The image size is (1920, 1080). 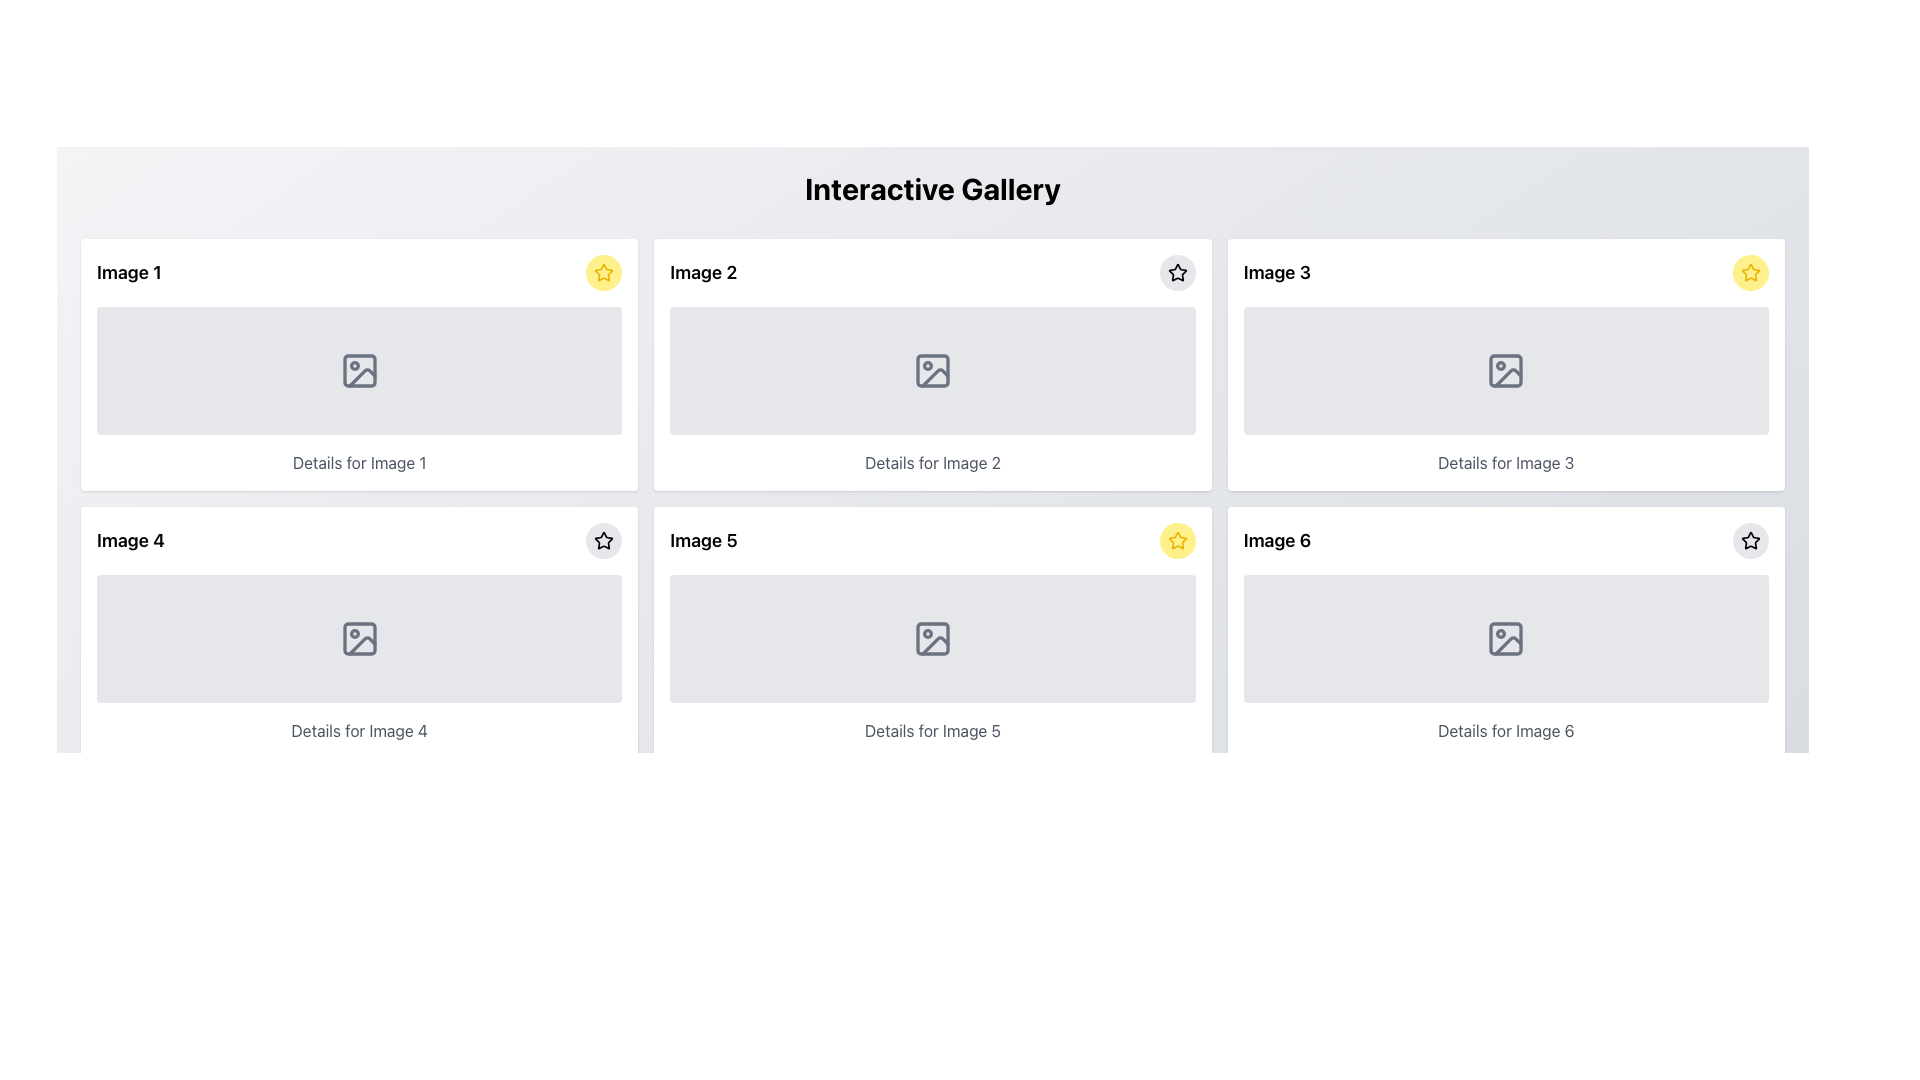 What do you see at coordinates (1506, 639) in the screenshot?
I see `the SVG icon located in the bottom-right section of the sixth card in a grid-based layout, which serves as a placeholder or visual representation of an image` at bounding box center [1506, 639].